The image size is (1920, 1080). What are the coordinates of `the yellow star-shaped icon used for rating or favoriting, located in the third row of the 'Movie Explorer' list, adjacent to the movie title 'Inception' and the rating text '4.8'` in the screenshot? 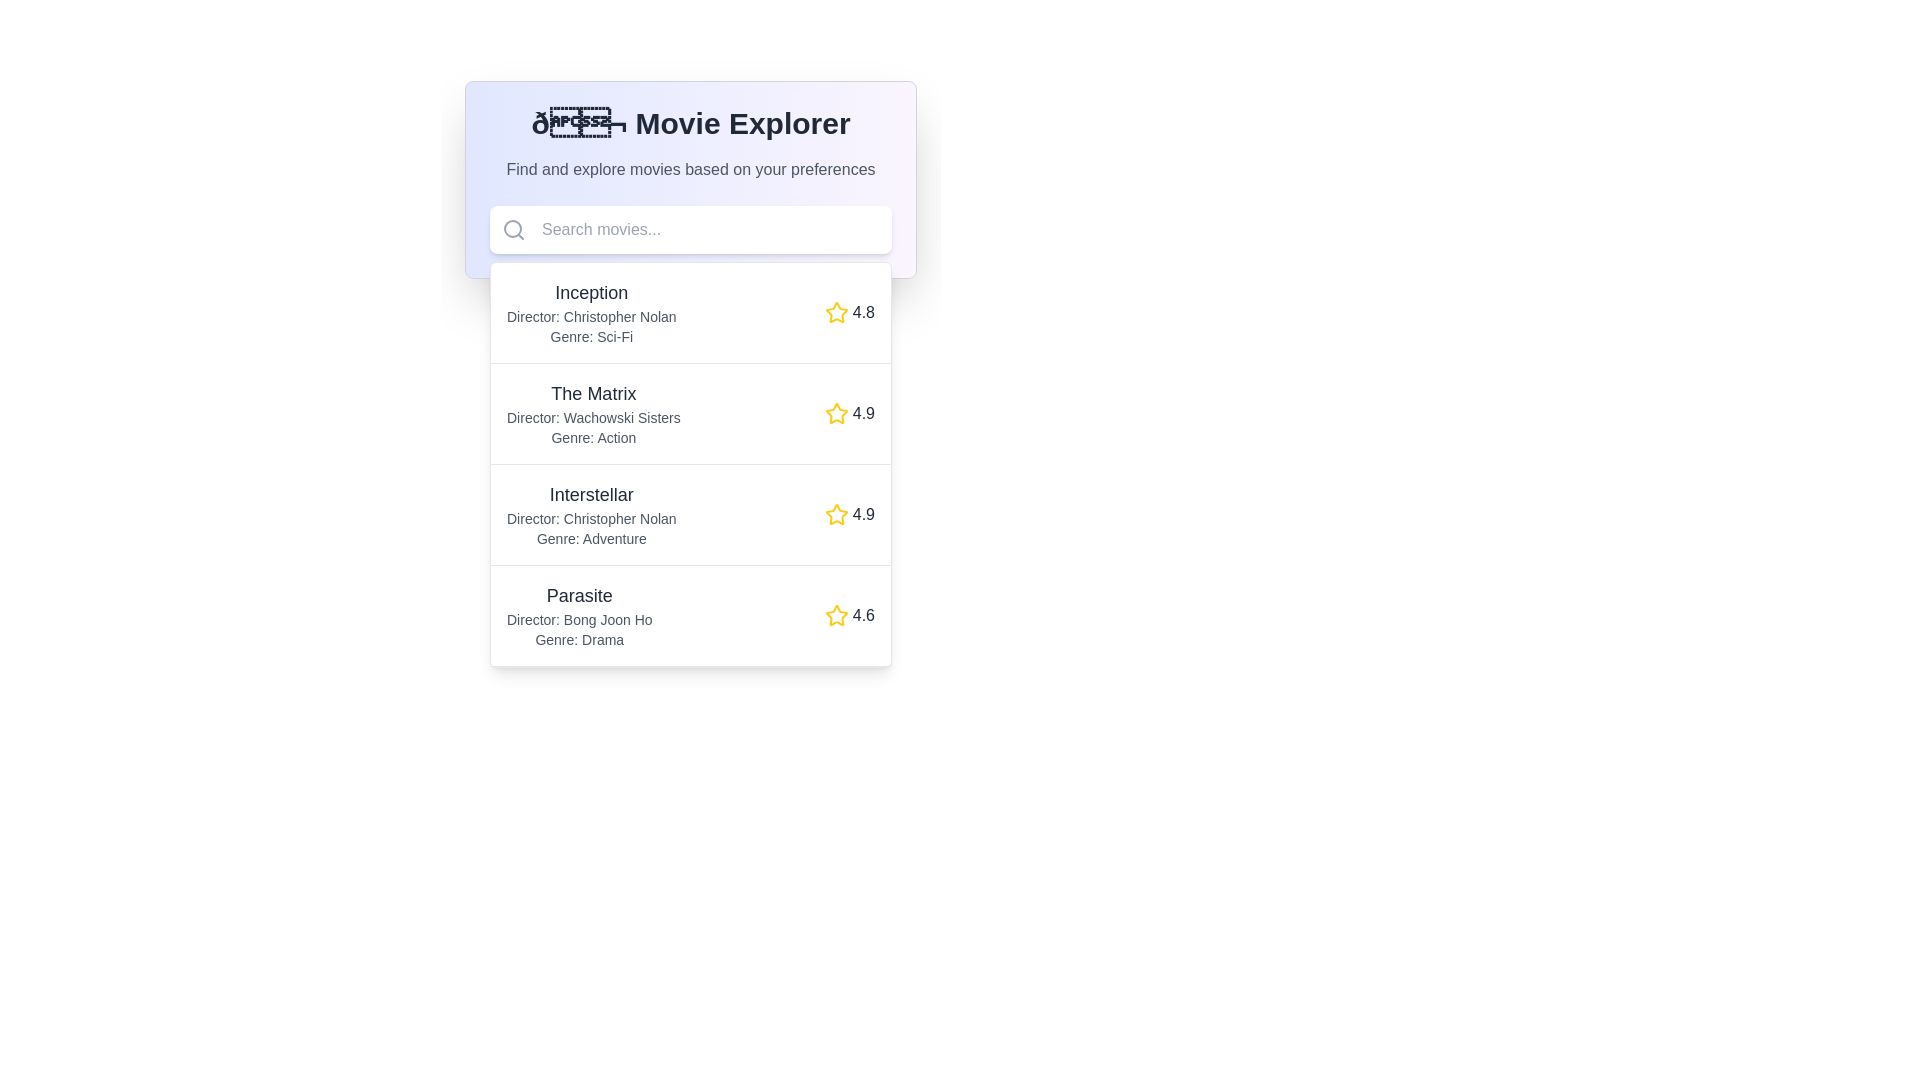 It's located at (836, 312).